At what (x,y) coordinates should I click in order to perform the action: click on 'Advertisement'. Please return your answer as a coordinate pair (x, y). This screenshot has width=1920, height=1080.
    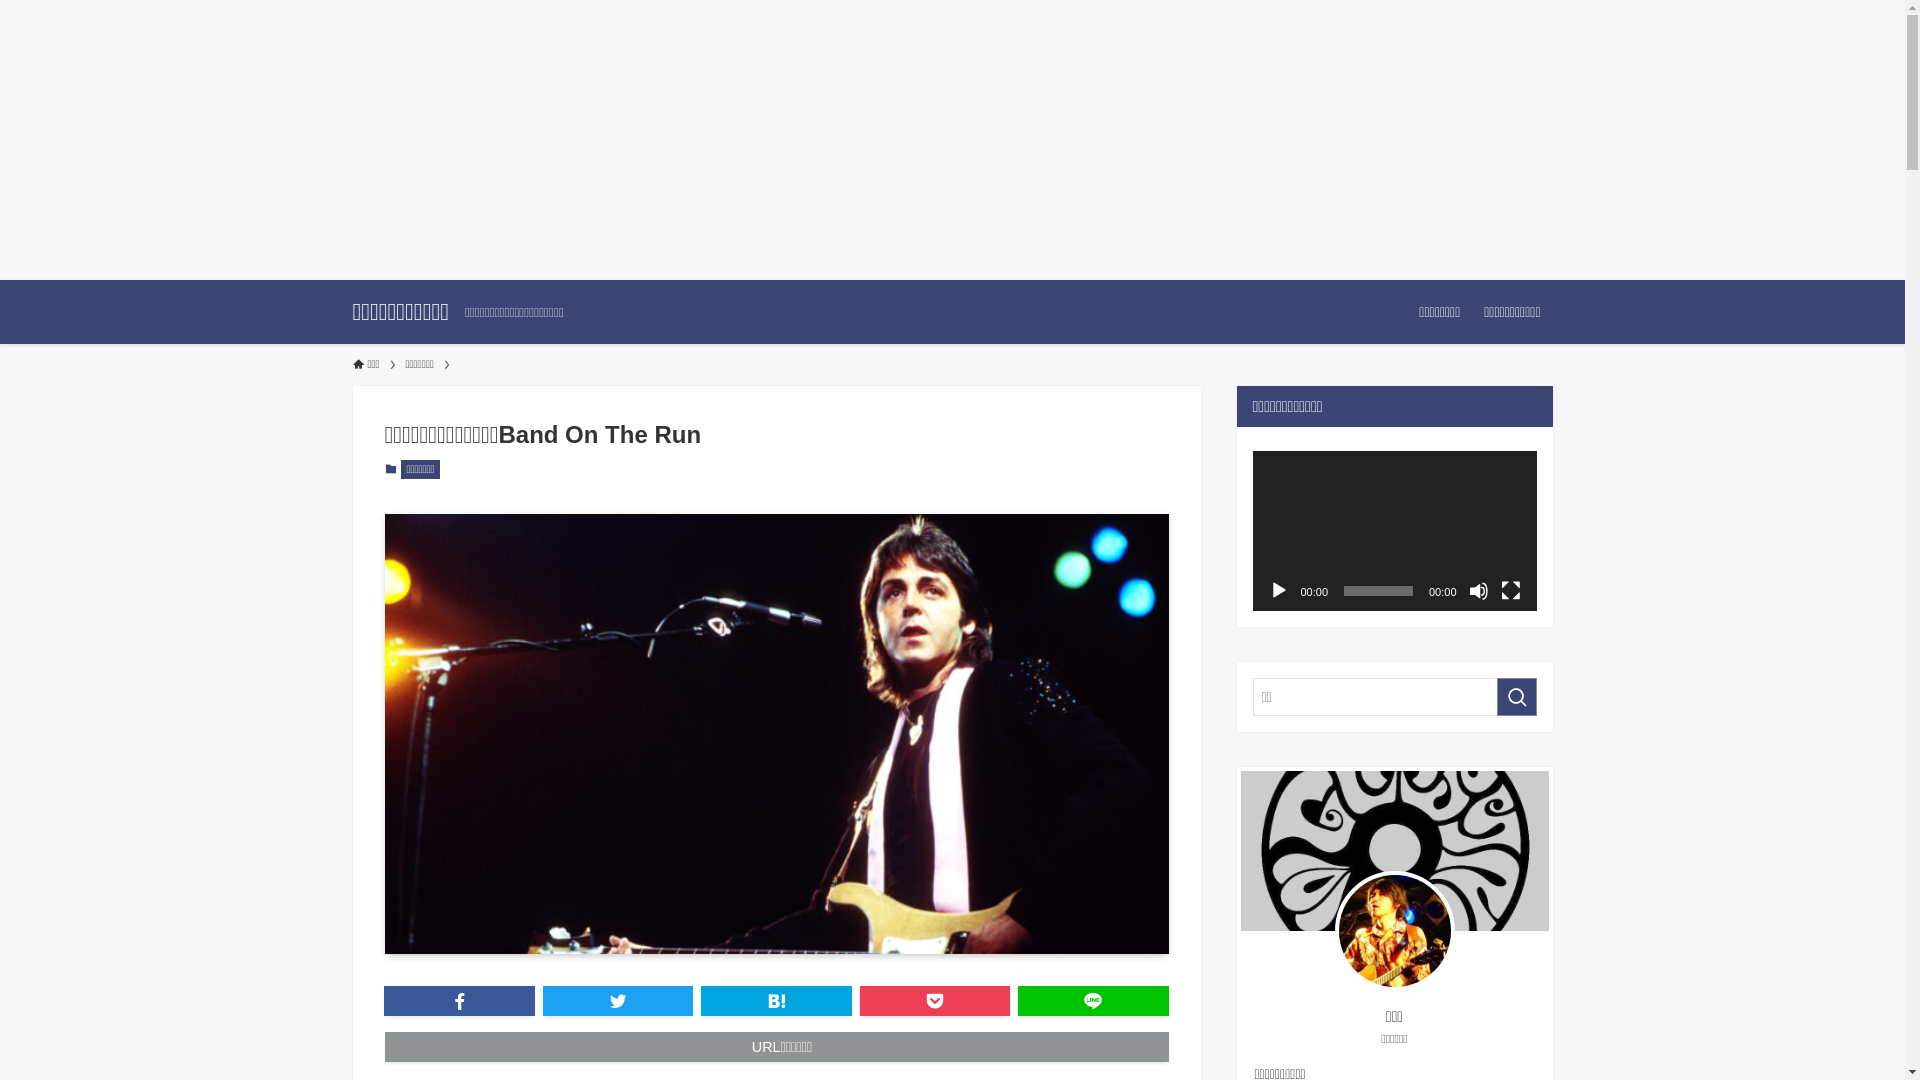
    Looking at the image, I should click on (599, 138).